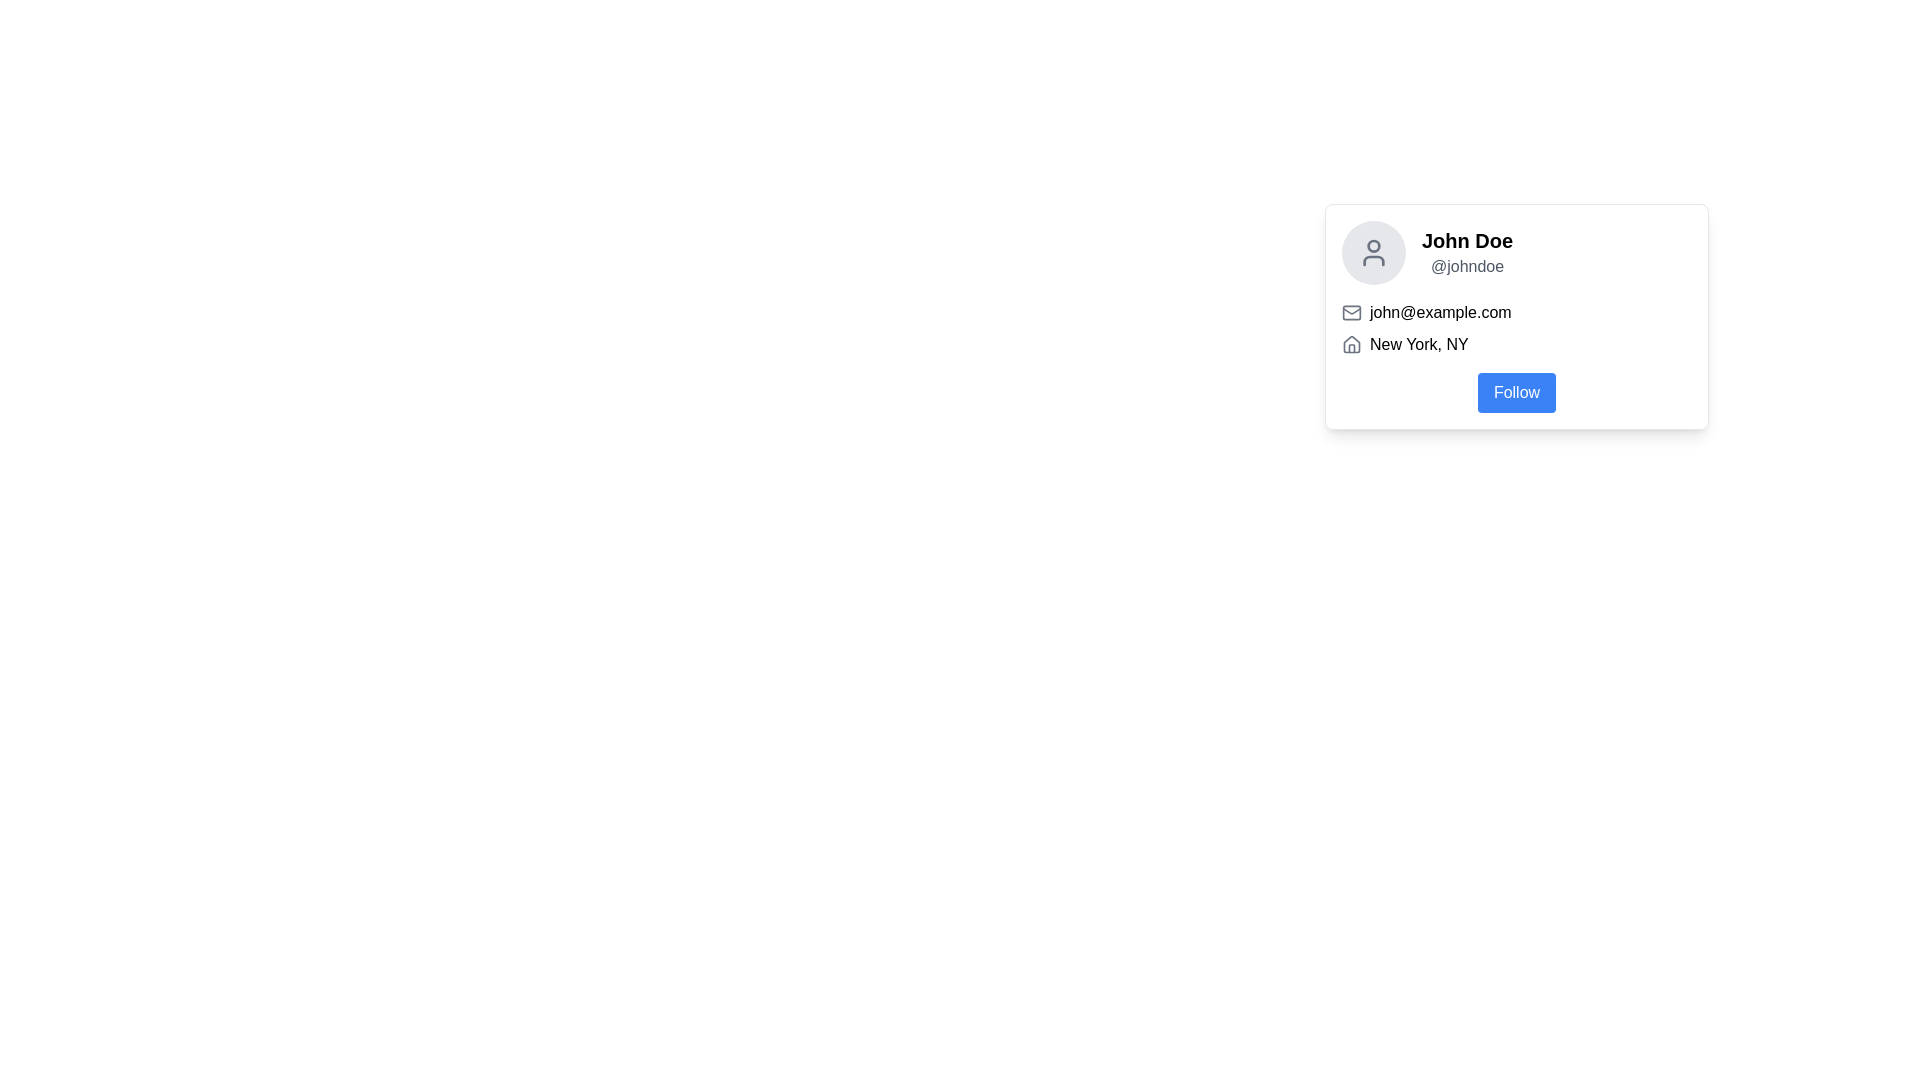 This screenshot has width=1920, height=1080. I want to click on the follow button located in the lower section of the user information card to follow the user, so click(1516, 393).